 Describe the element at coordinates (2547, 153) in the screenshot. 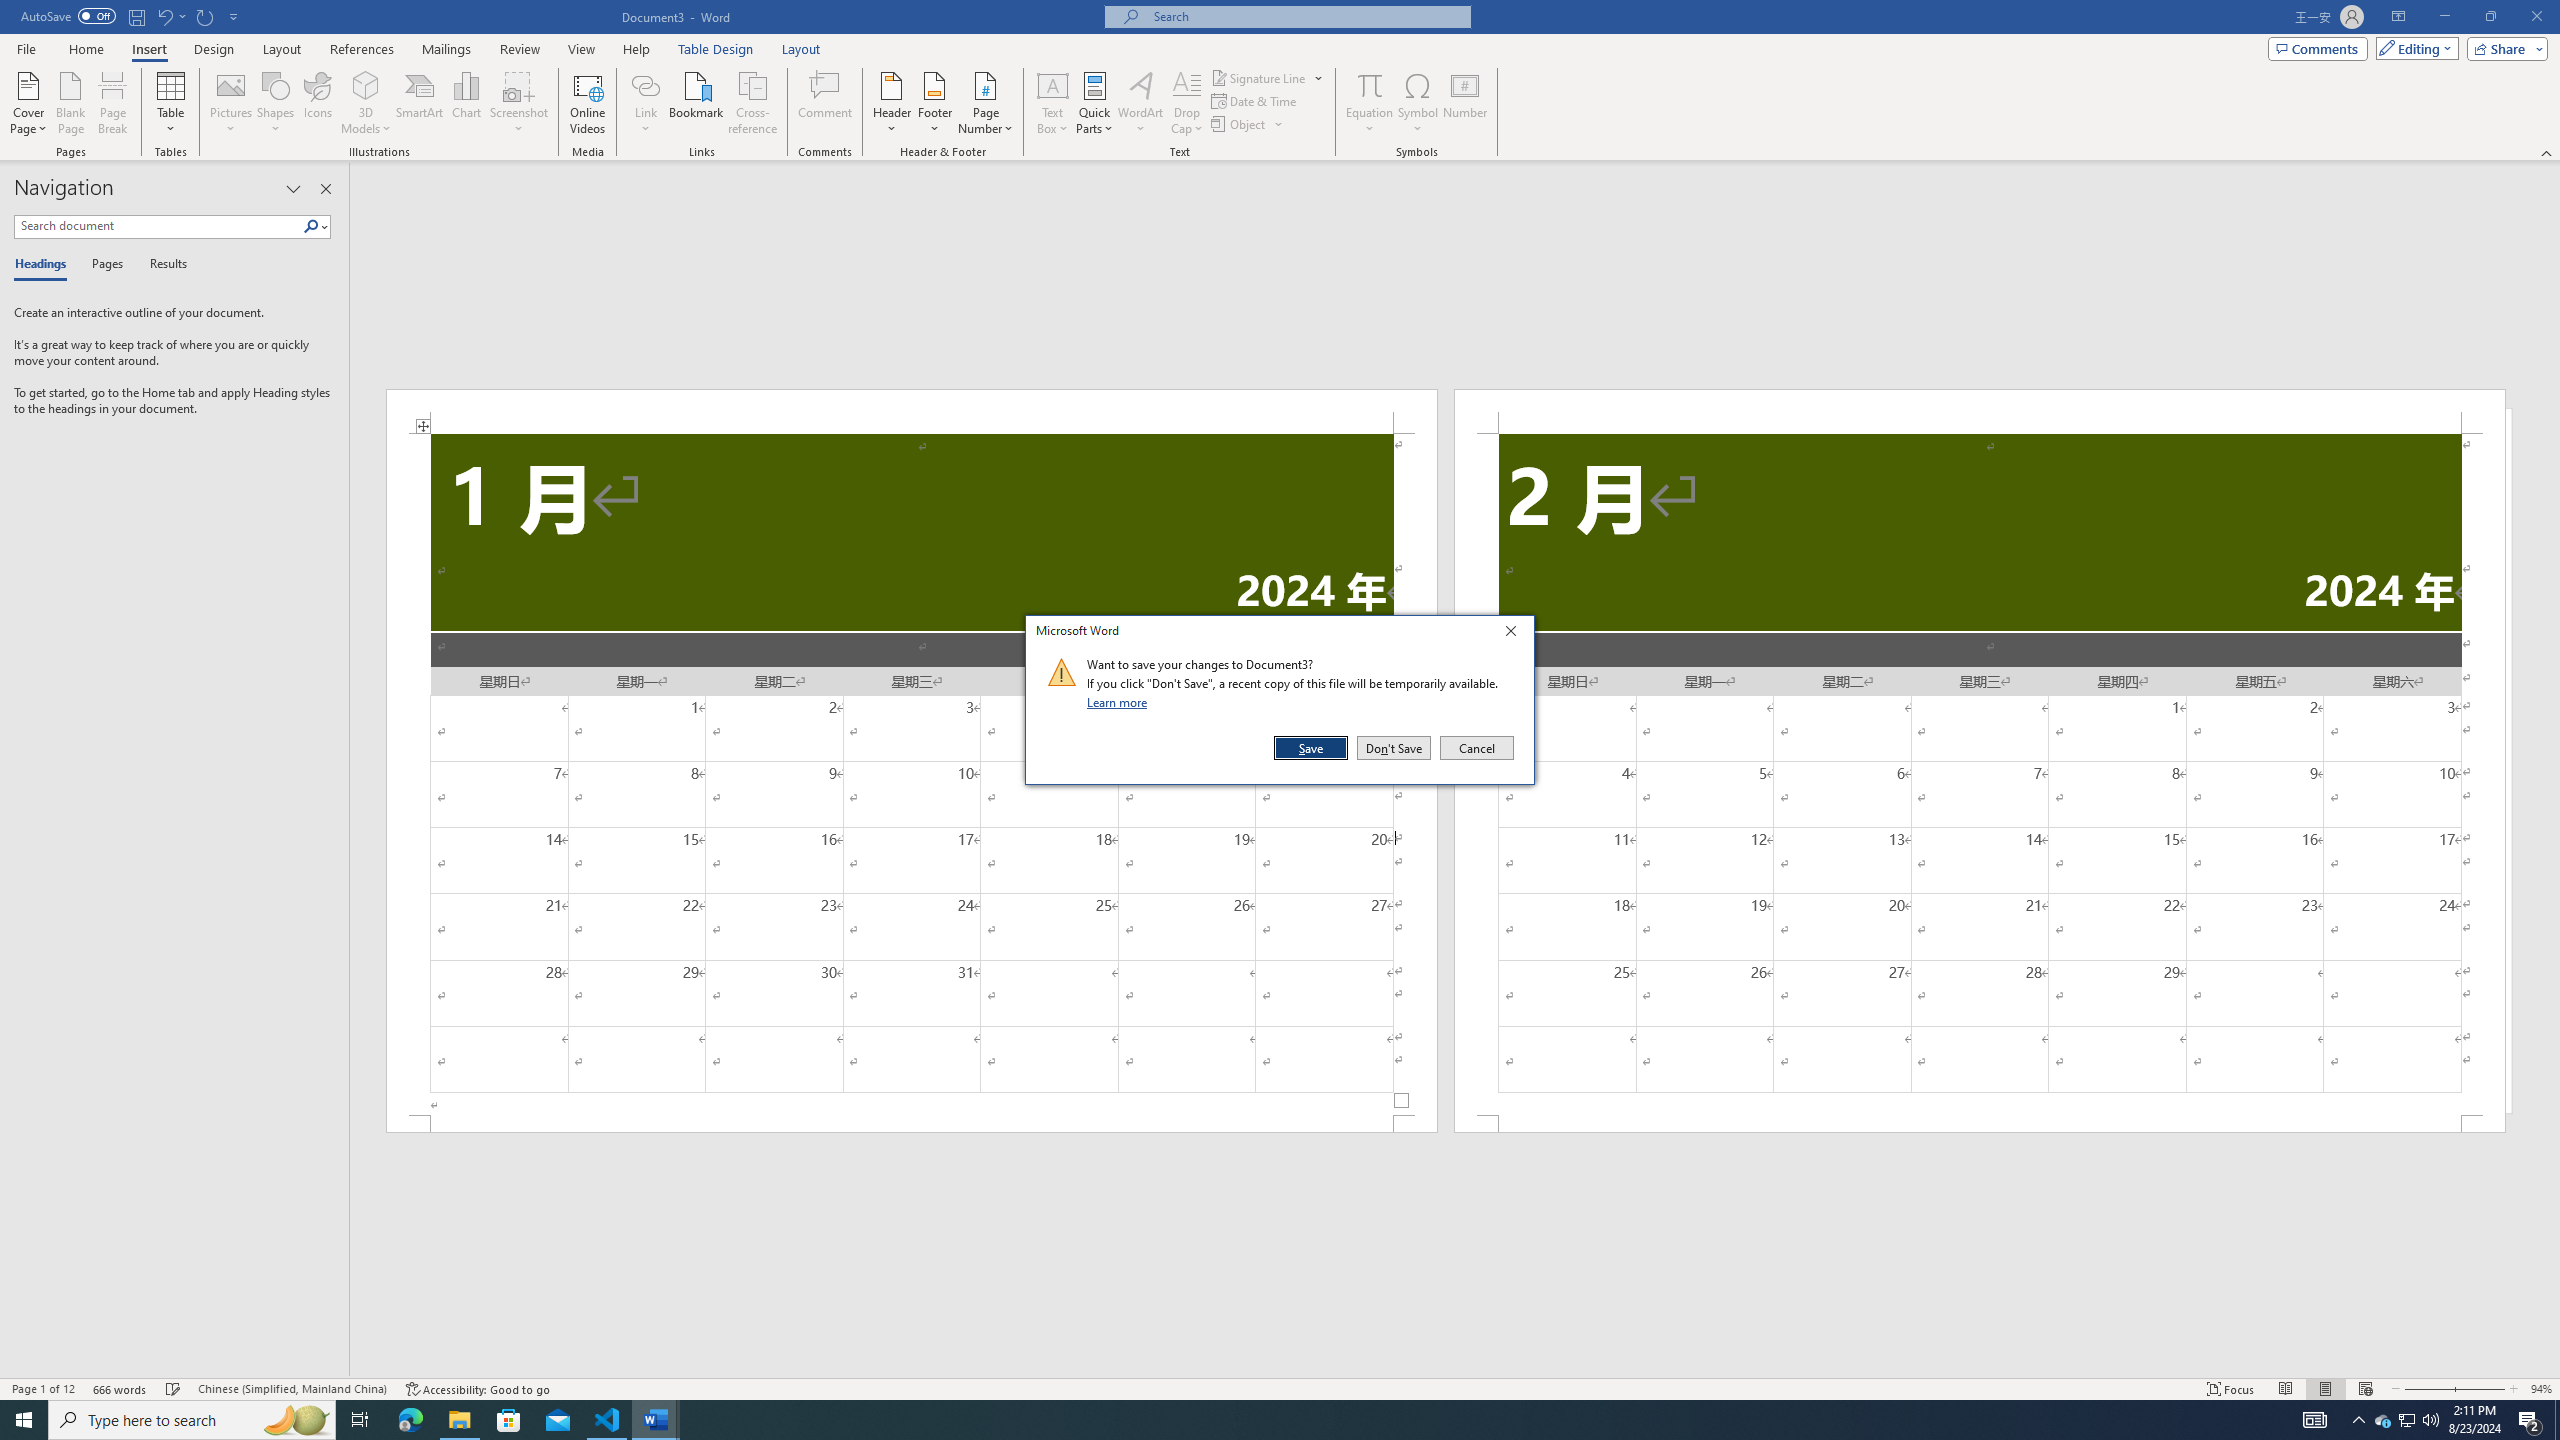

I see `'Collapse the Ribbon'` at that location.